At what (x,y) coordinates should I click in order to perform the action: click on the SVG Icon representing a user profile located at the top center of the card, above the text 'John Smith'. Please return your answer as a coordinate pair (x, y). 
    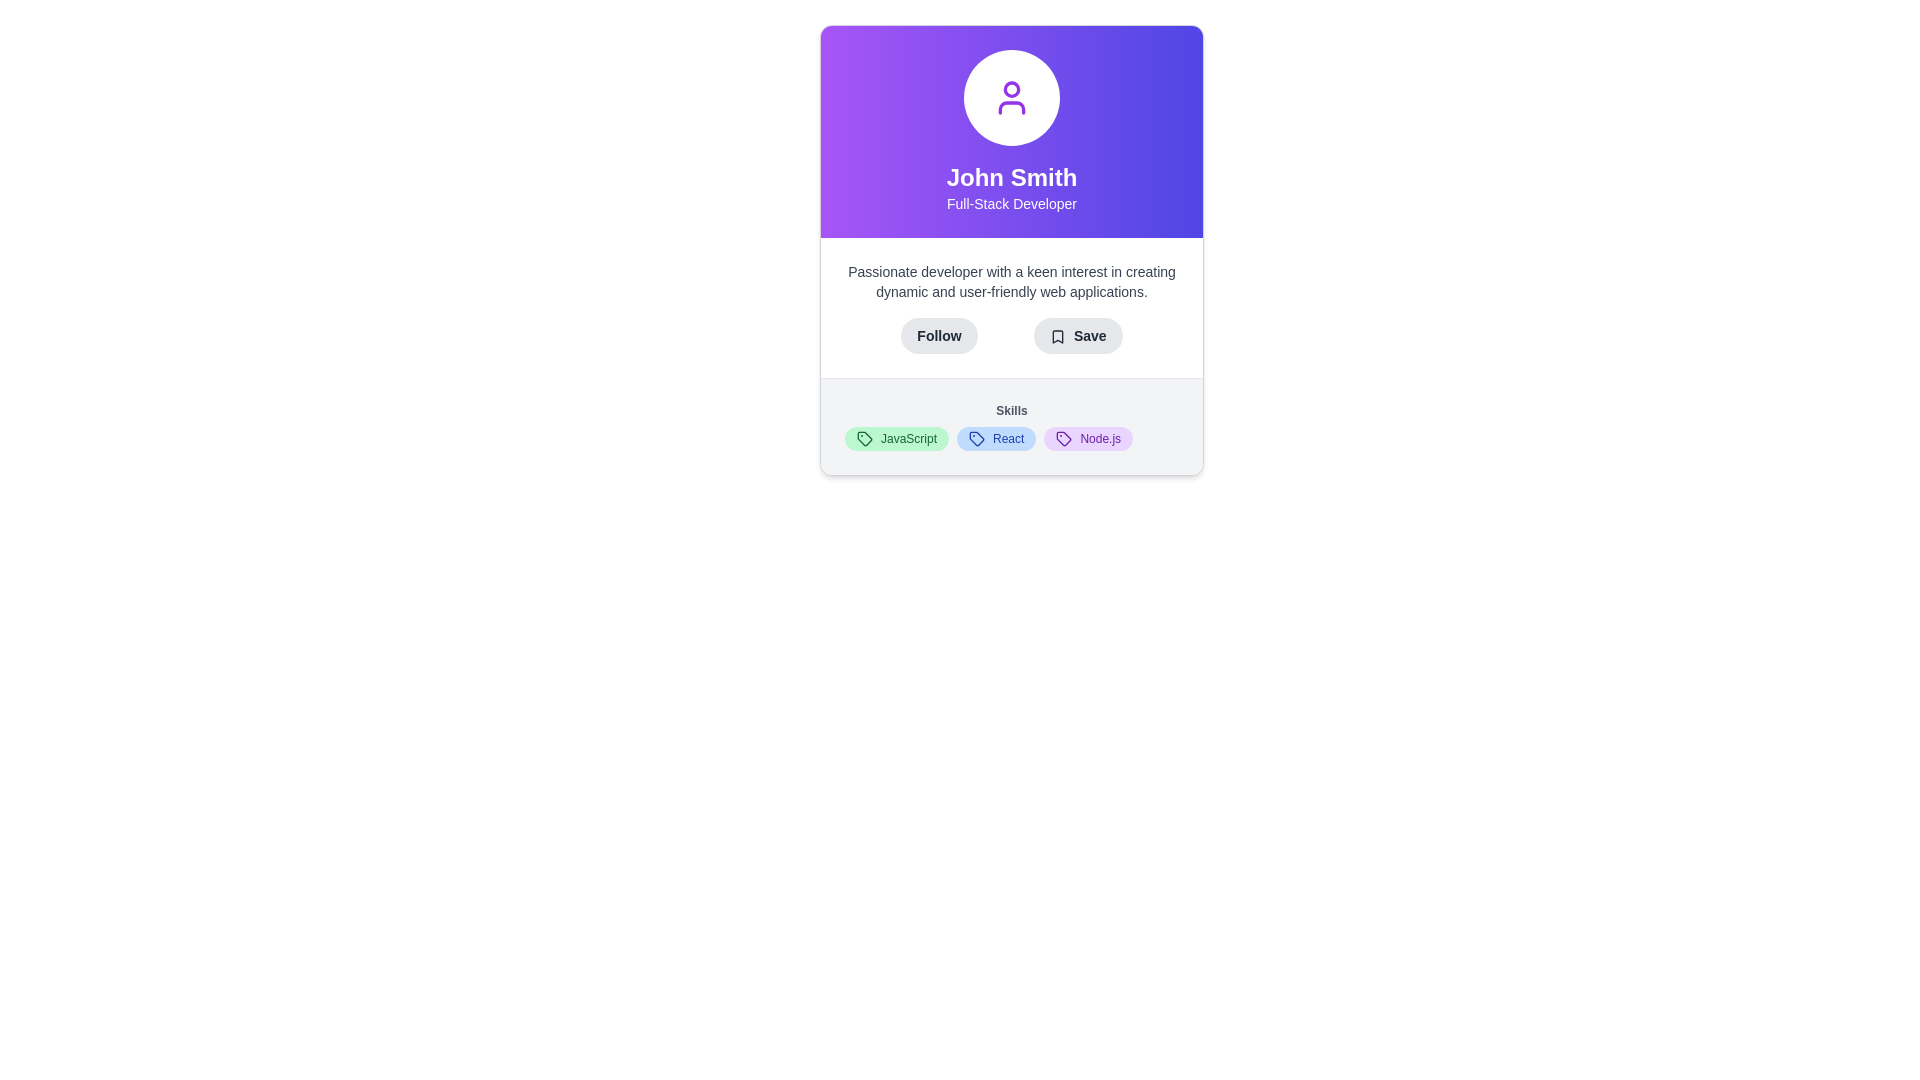
    Looking at the image, I should click on (1012, 97).